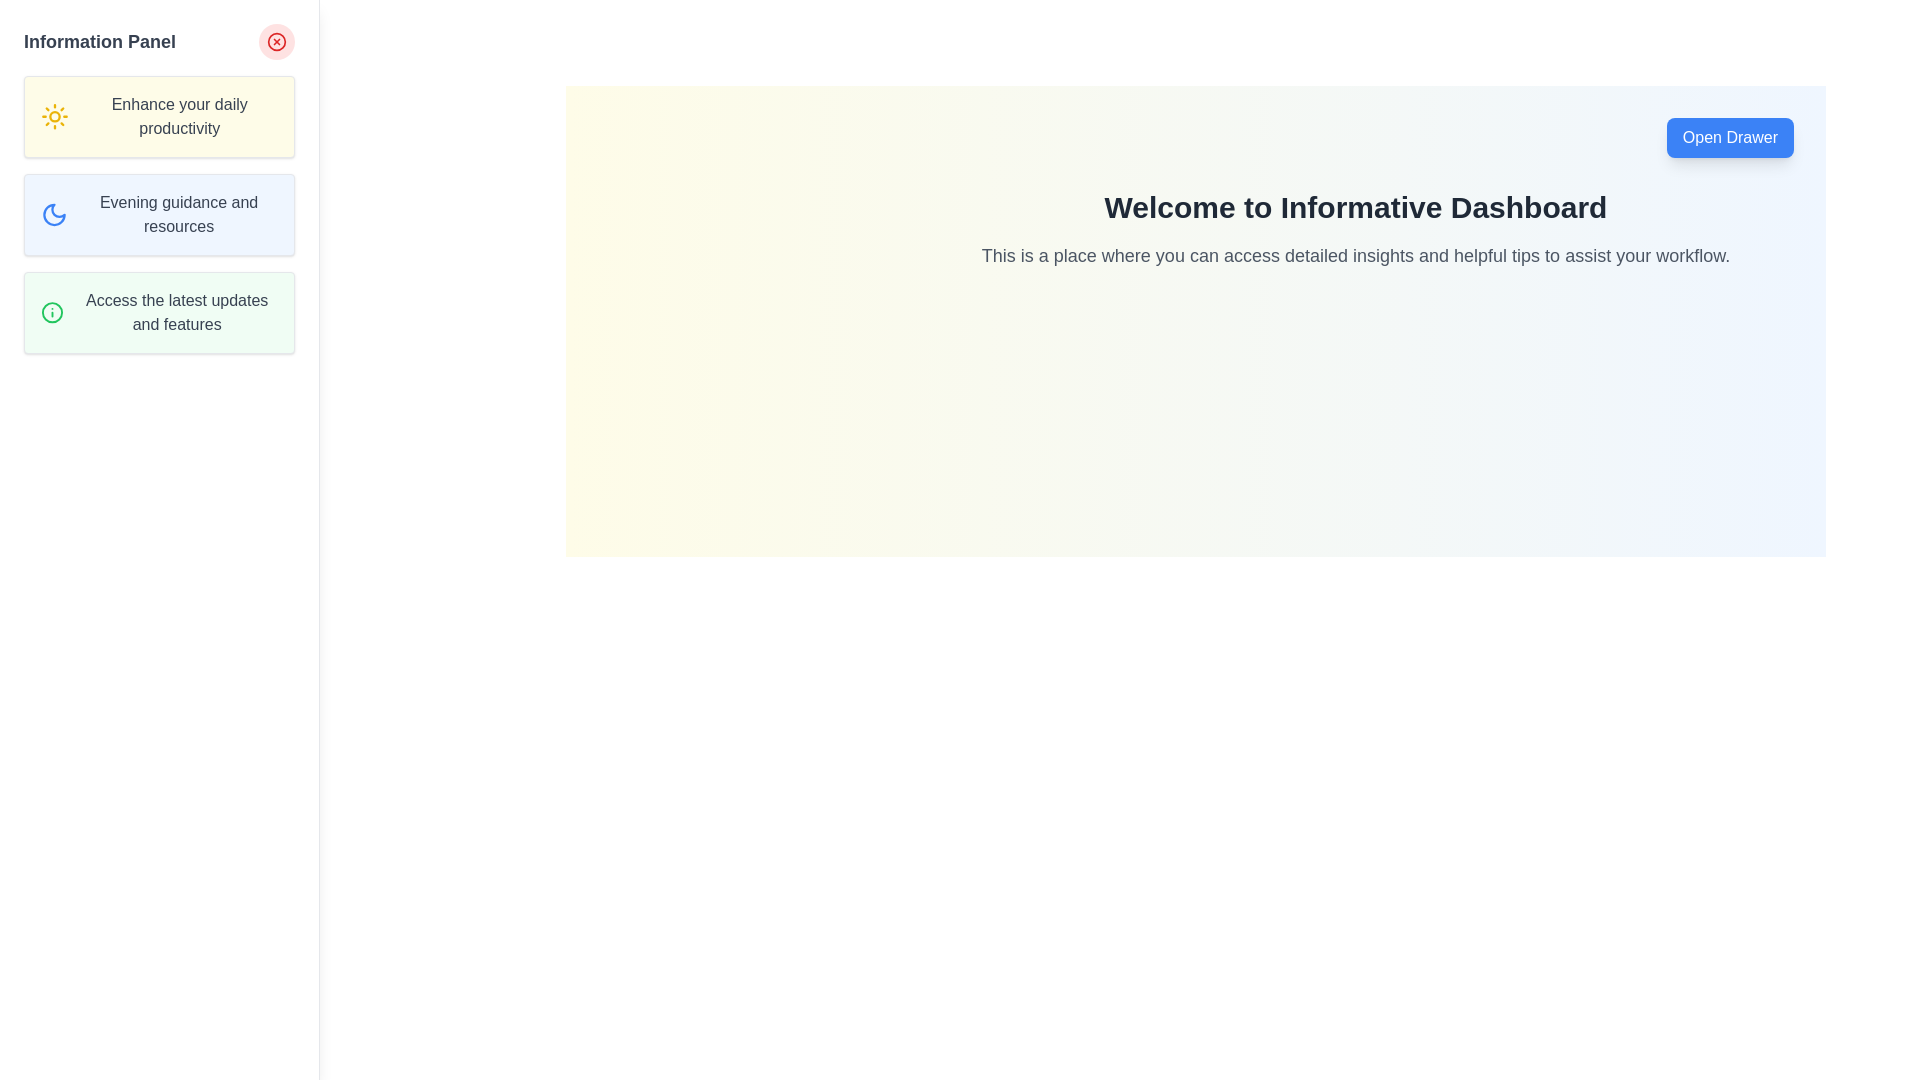 The image size is (1920, 1080). What do you see at coordinates (52, 312) in the screenshot?
I see `the green circular SVG element that is centered within the third icon of the list in the Information Panel section on the left sidebar` at bounding box center [52, 312].